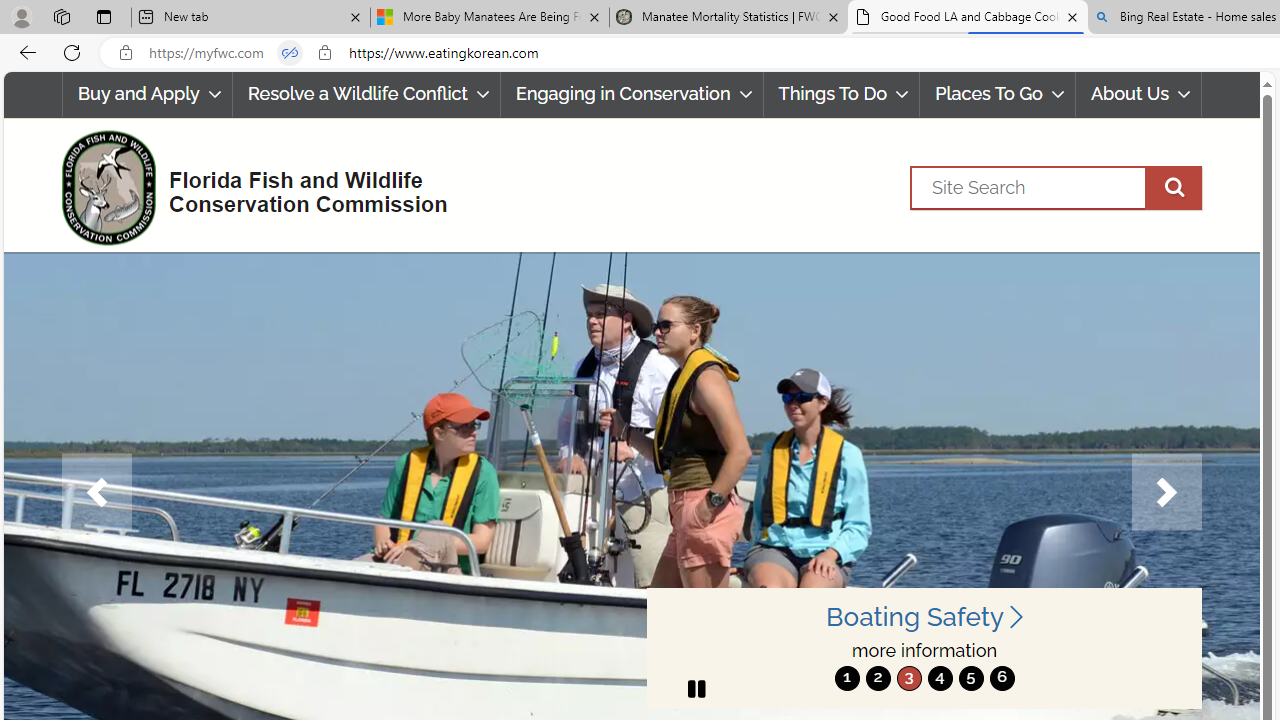  I want to click on '2', so click(878, 677).